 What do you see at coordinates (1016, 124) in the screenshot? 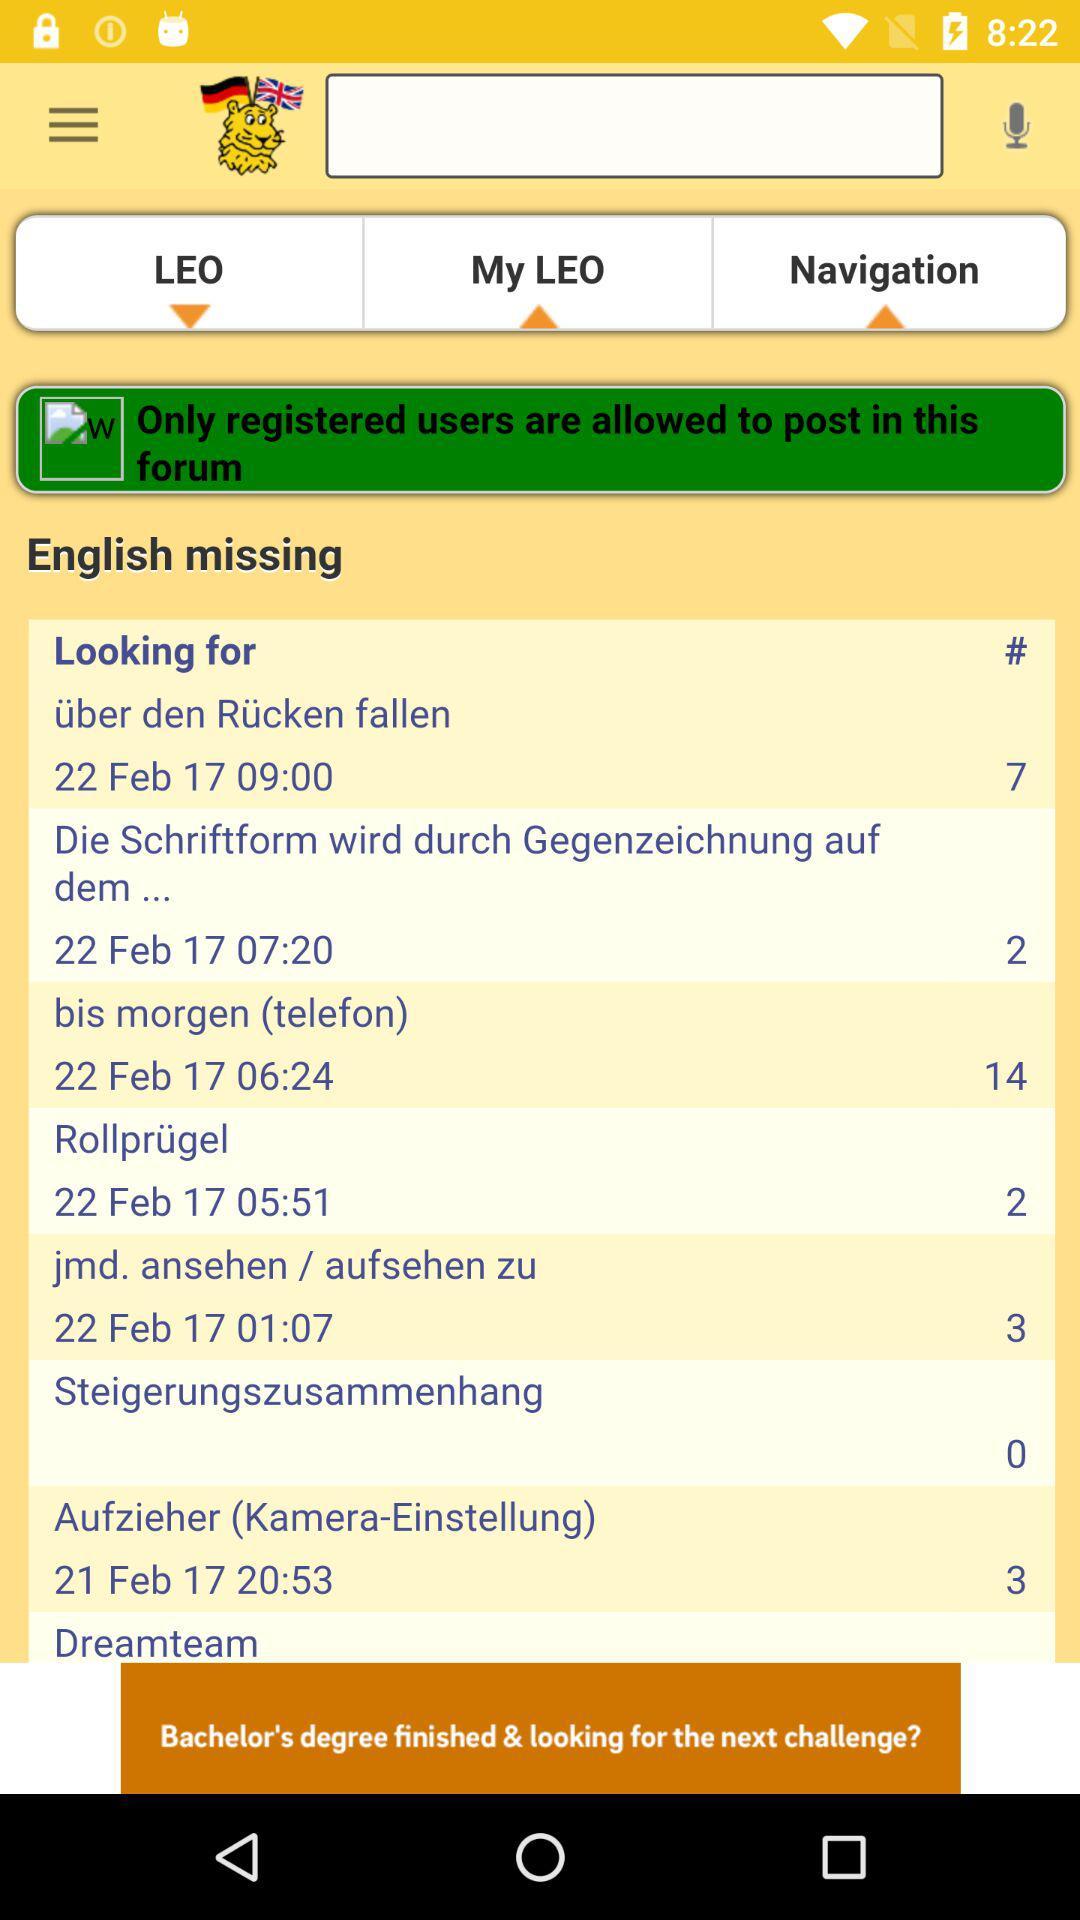
I see `voice search` at bounding box center [1016, 124].